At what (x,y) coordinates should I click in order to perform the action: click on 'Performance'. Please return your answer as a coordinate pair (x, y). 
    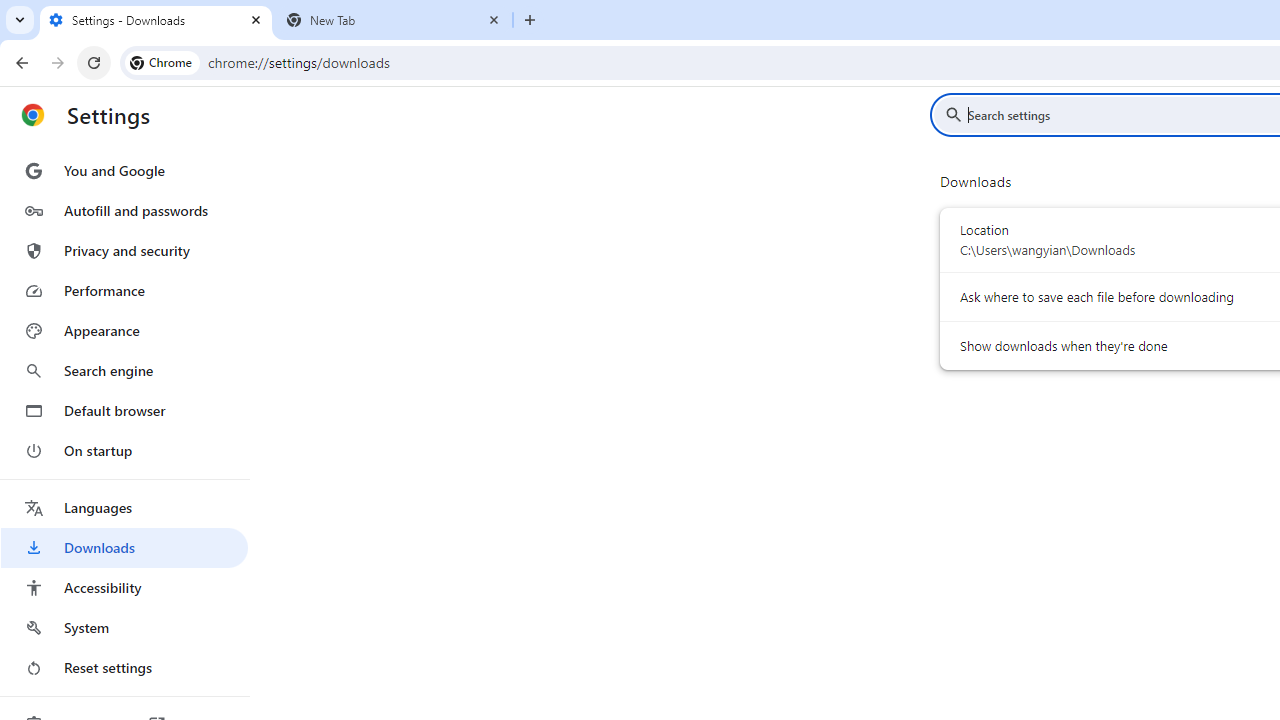
    Looking at the image, I should click on (123, 290).